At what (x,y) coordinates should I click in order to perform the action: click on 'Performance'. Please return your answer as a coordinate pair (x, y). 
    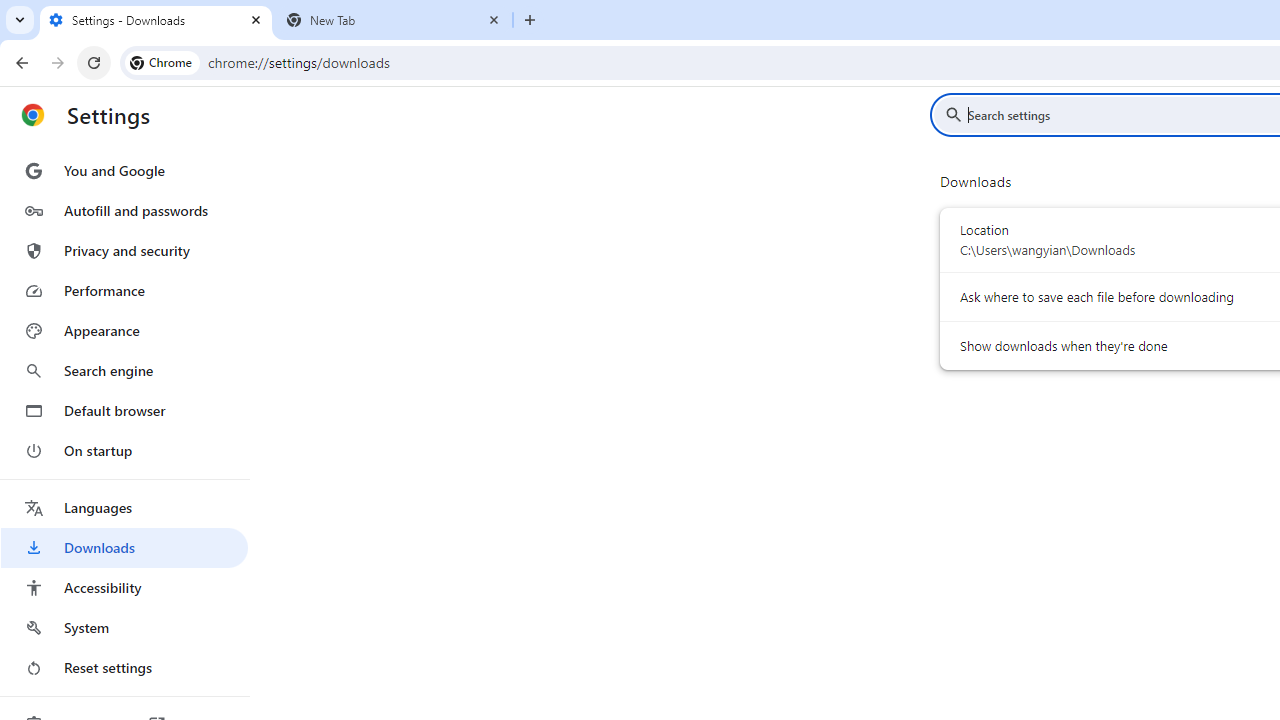
    Looking at the image, I should click on (123, 290).